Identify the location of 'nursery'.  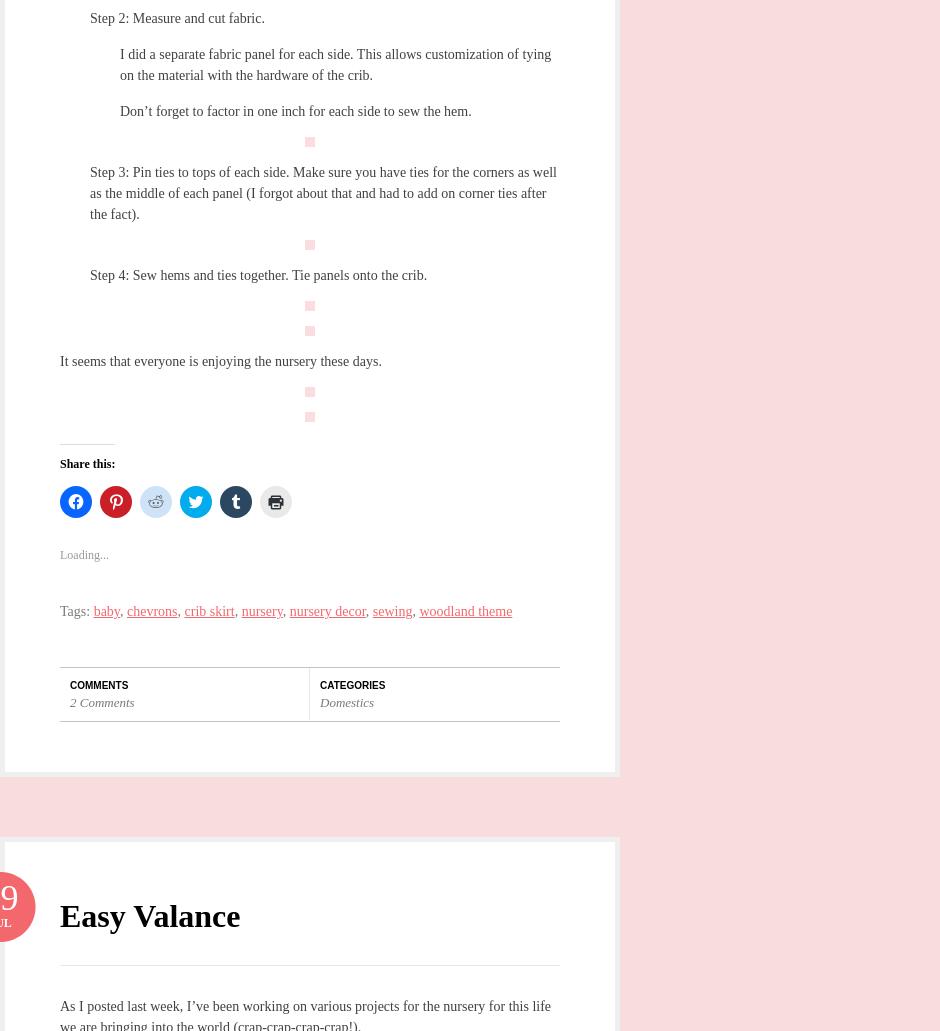
(261, 610).